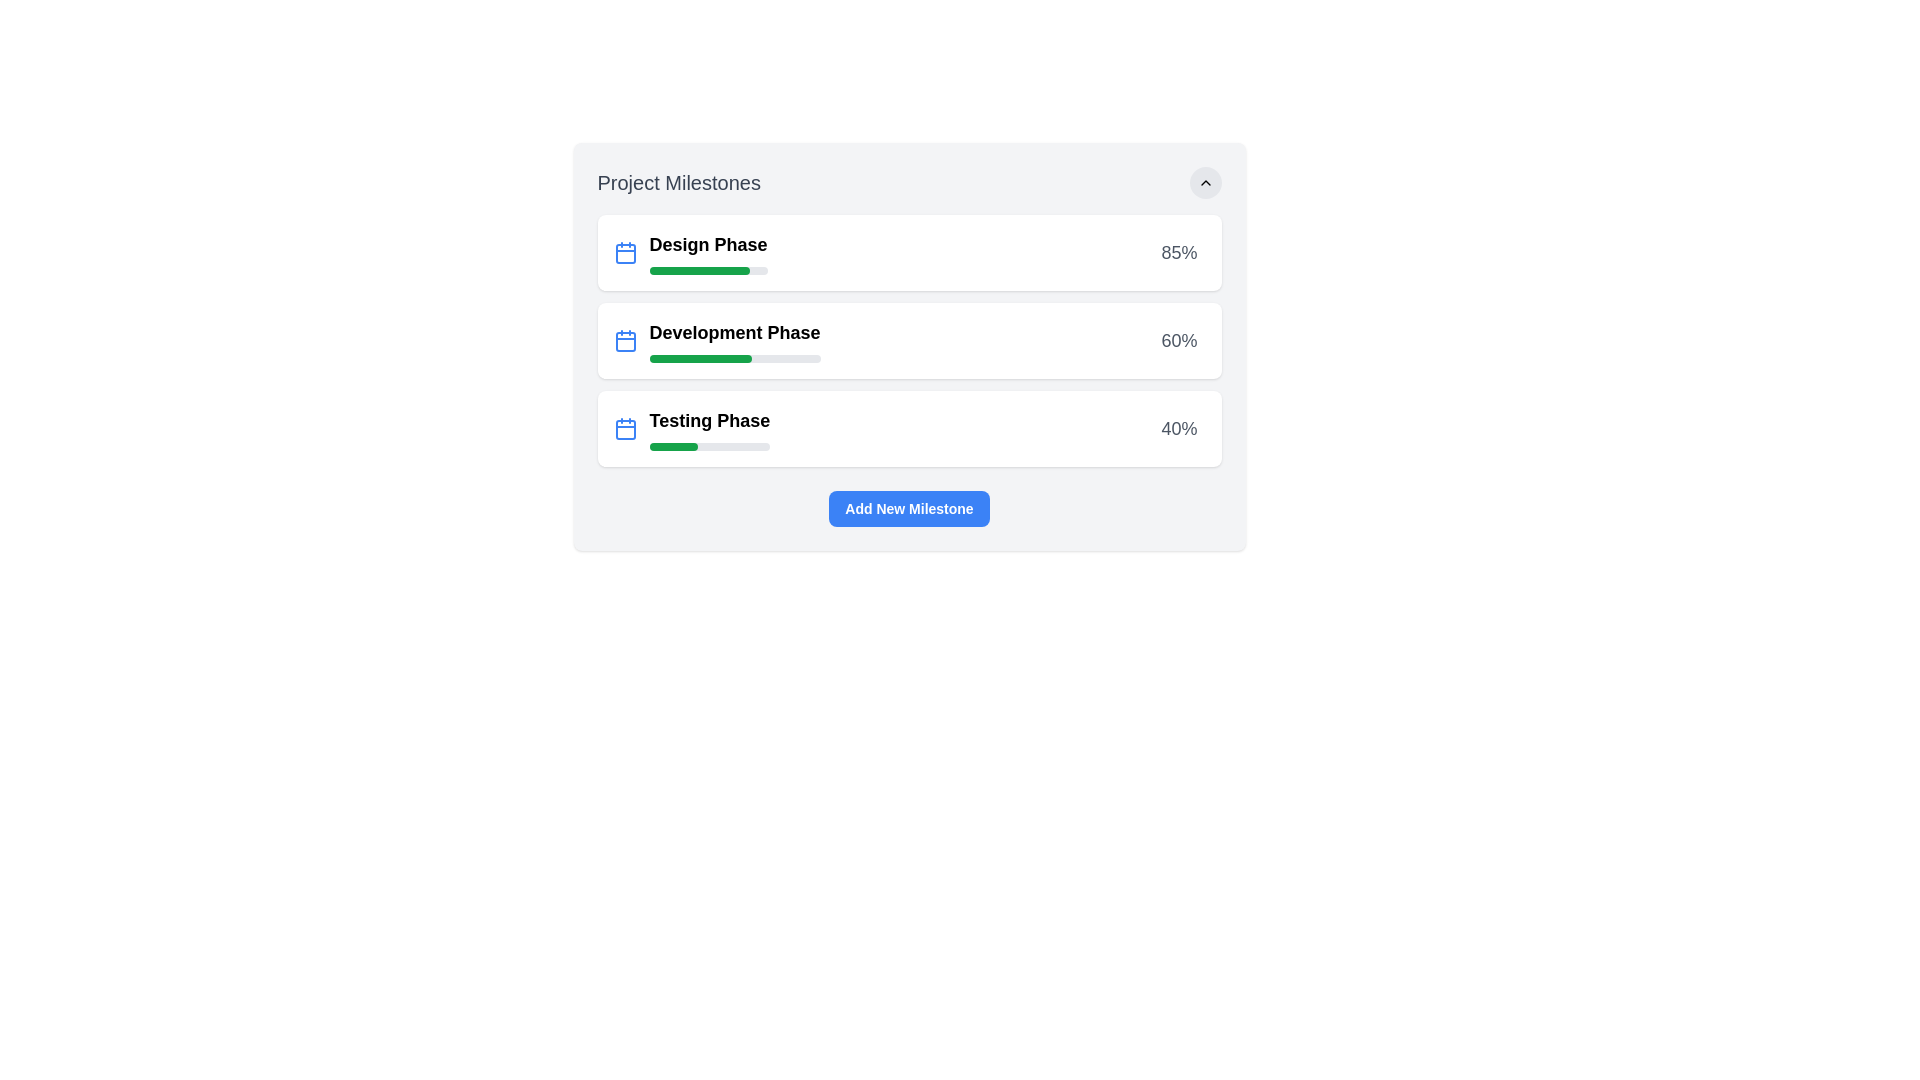 The height and width of the screenshot is (1080, 1920). I want to click on the horizontal progress bar with a gray background and a green indicator showing 40% progress, located below the text 'Testing Phase' in the 'Project Milestones' list, aligned with the third milestone, so click(709, 446).